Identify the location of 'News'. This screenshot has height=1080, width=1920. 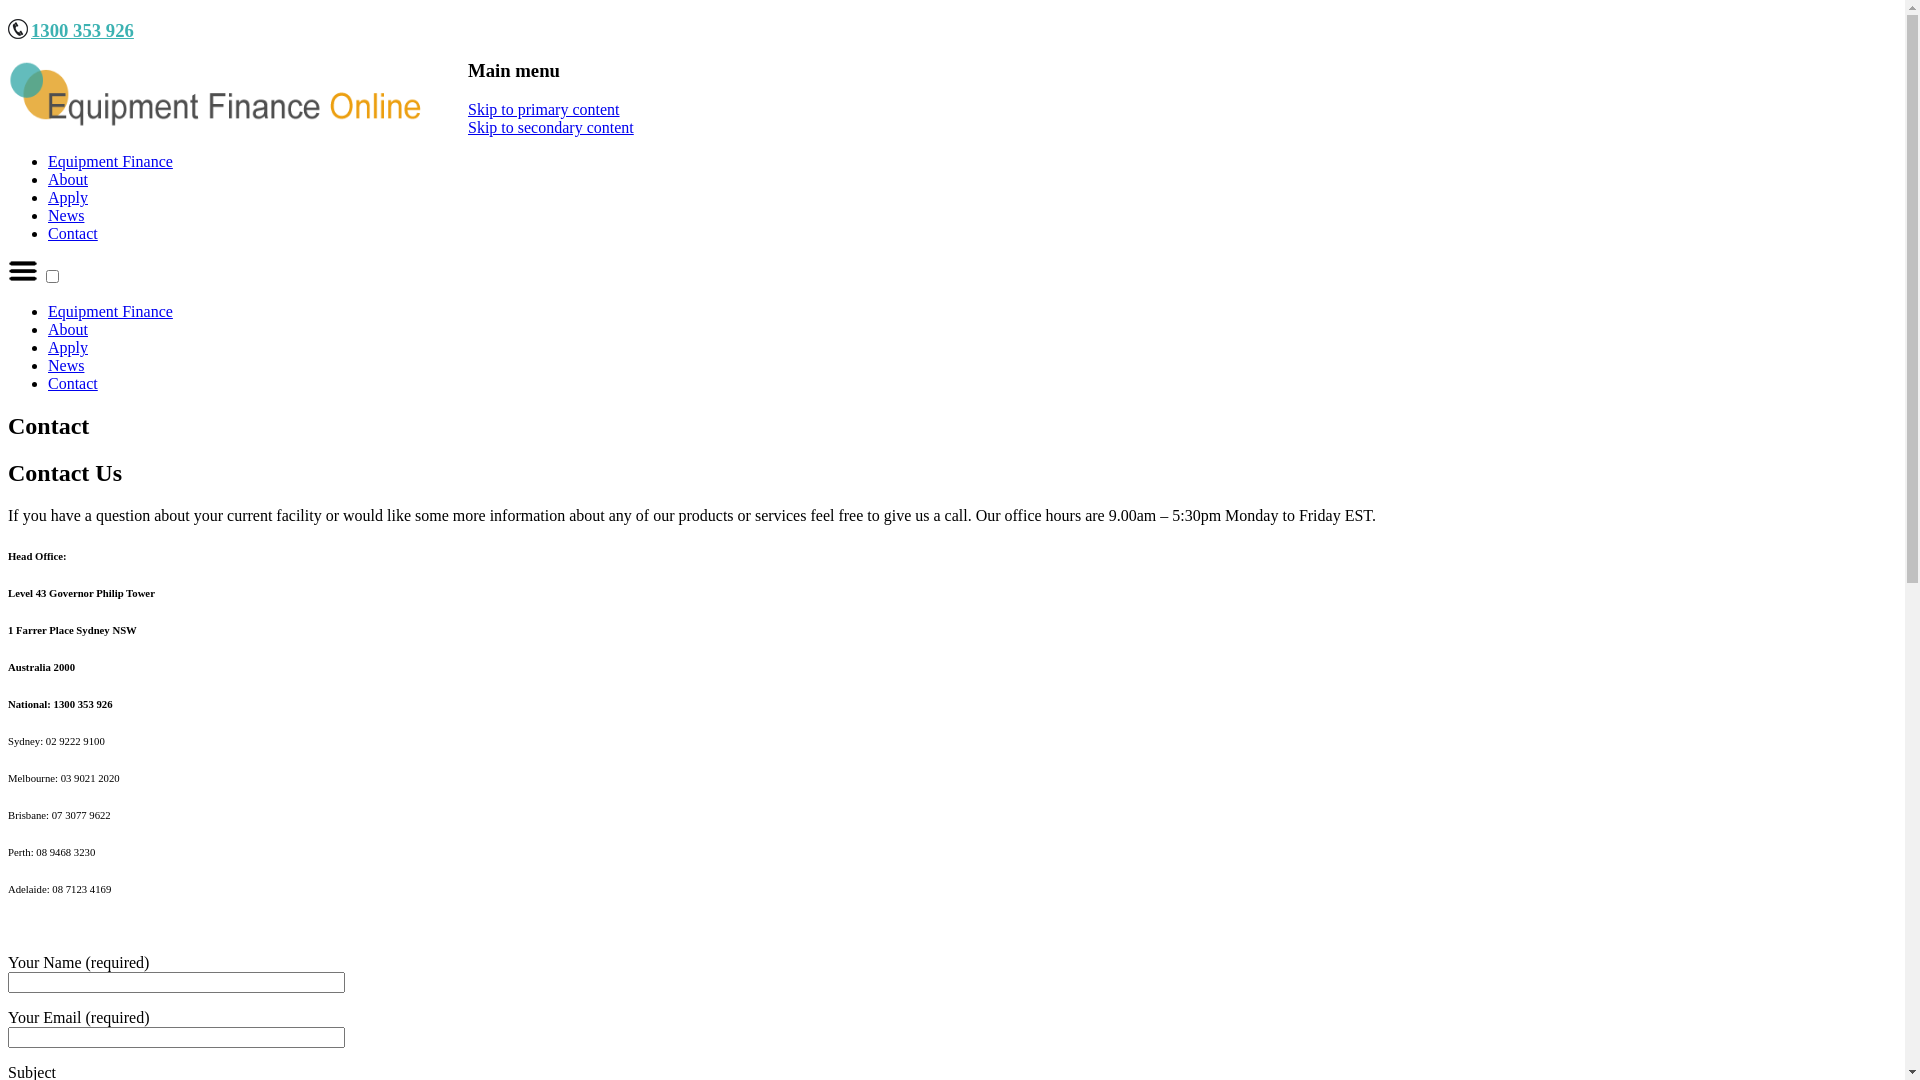
(66, 365).